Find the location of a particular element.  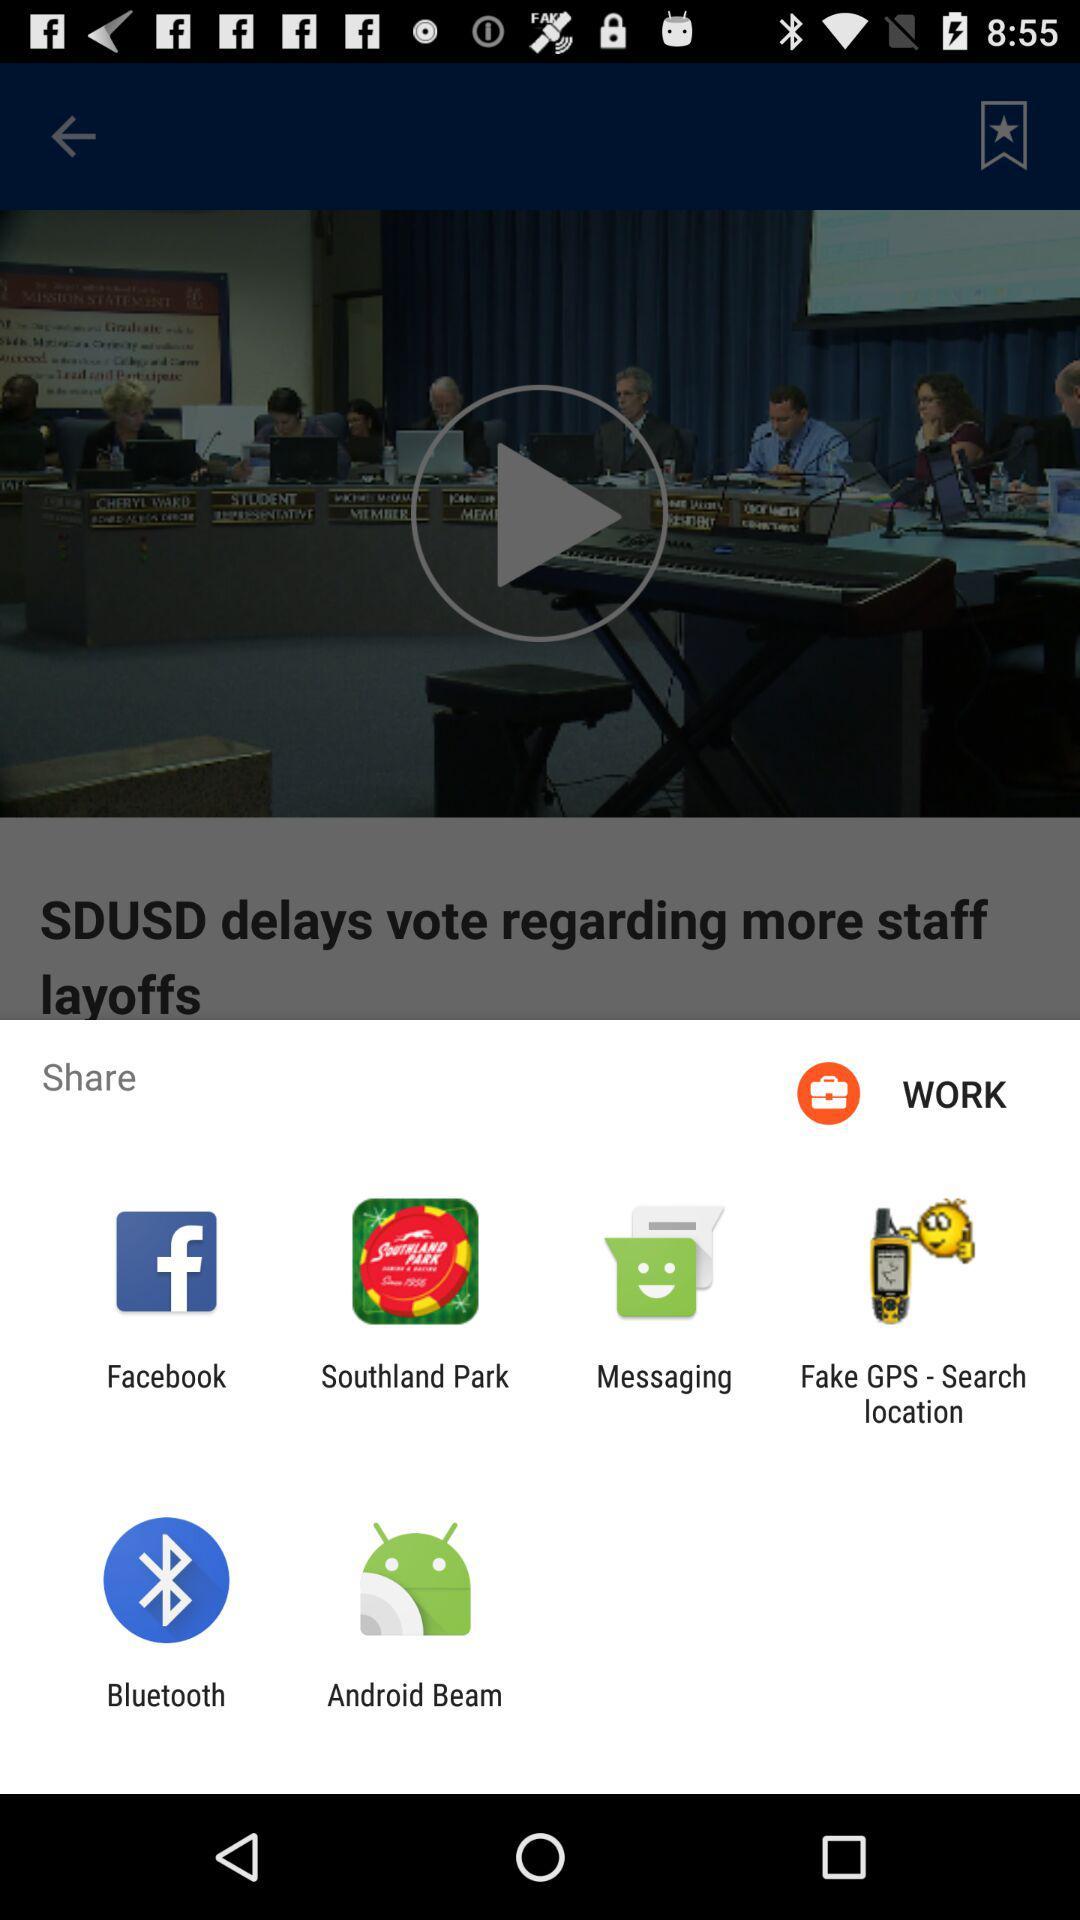

the app to the left of the southland park is located at coordinates (165, 1392).